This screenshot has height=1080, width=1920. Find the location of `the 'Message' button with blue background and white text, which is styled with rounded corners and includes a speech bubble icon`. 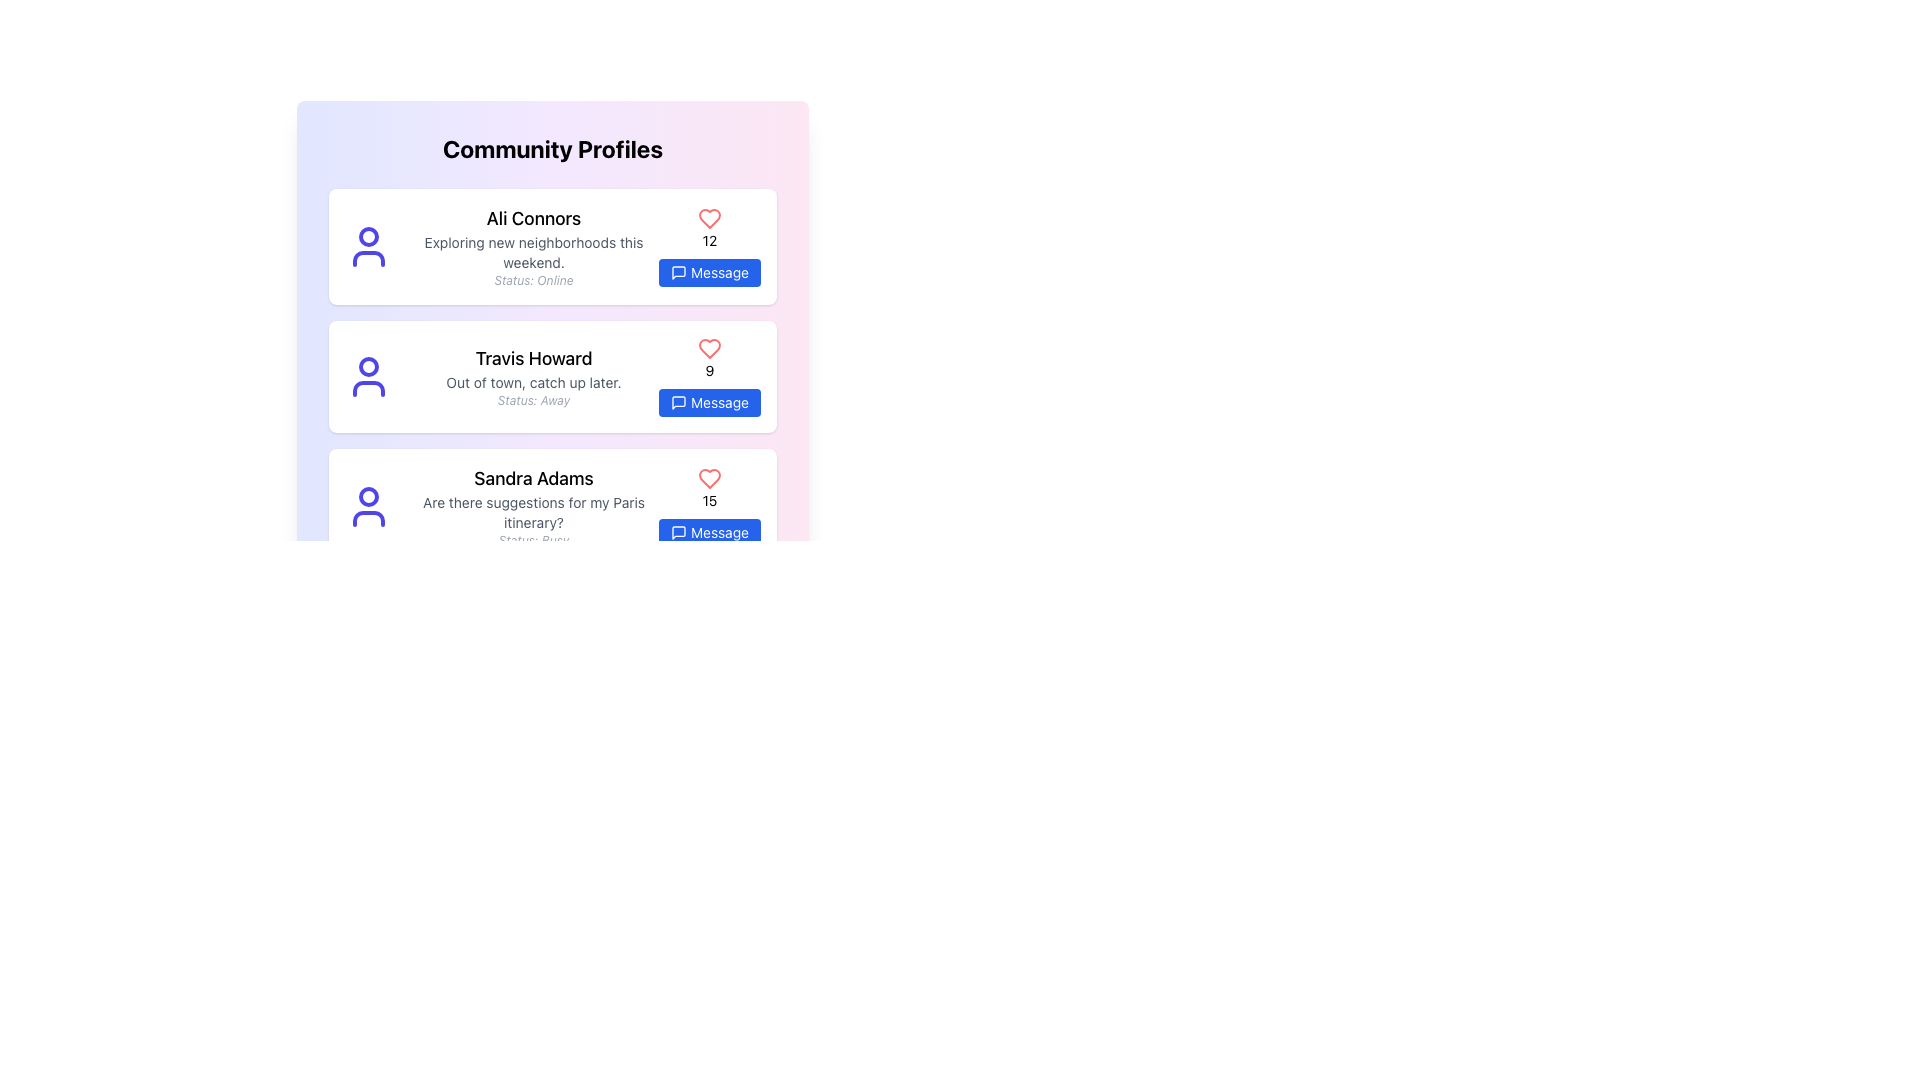

the 'Message' button with blue background and white text, which is styled with rounded corners and includes a speech bubble icon is located at coordinates (710, 531).